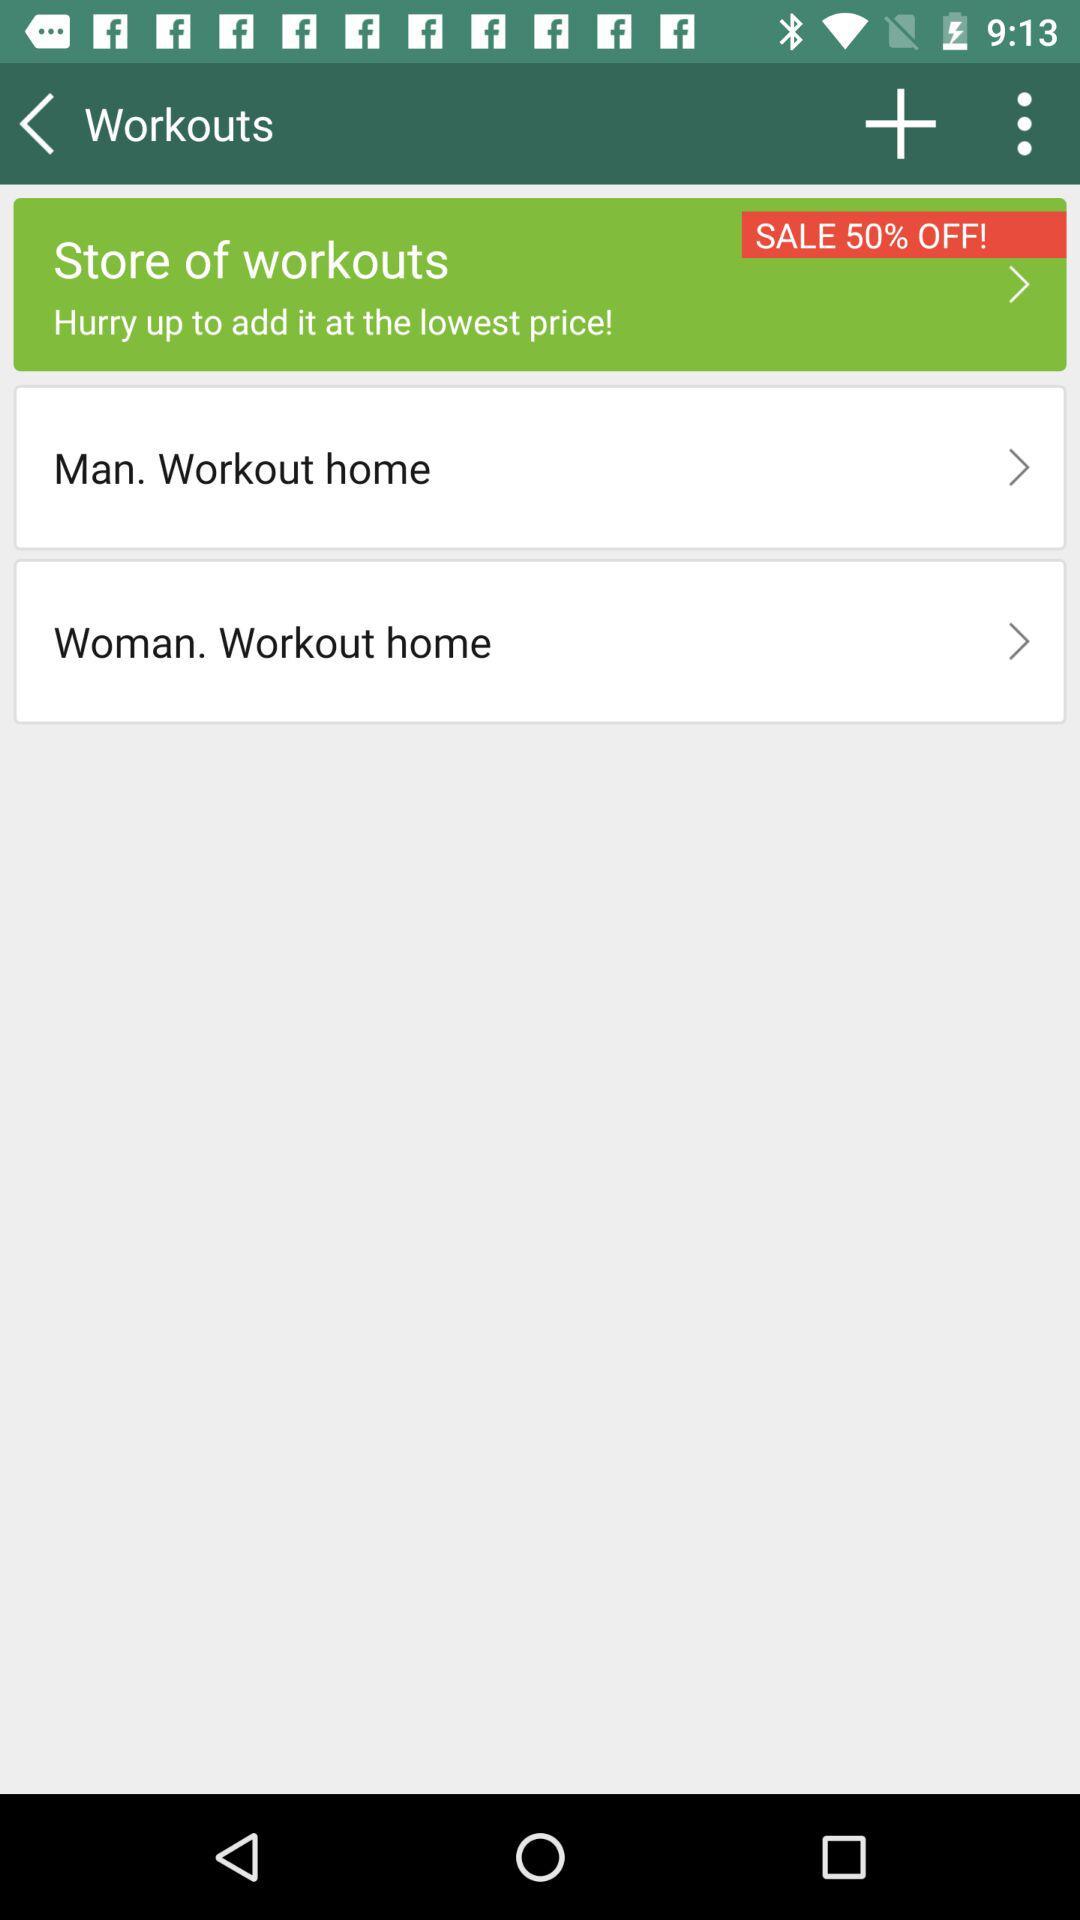  Describe the element at coordinates (900, 122) in the screenshot. I see `app next to the workouts icon` at that location.